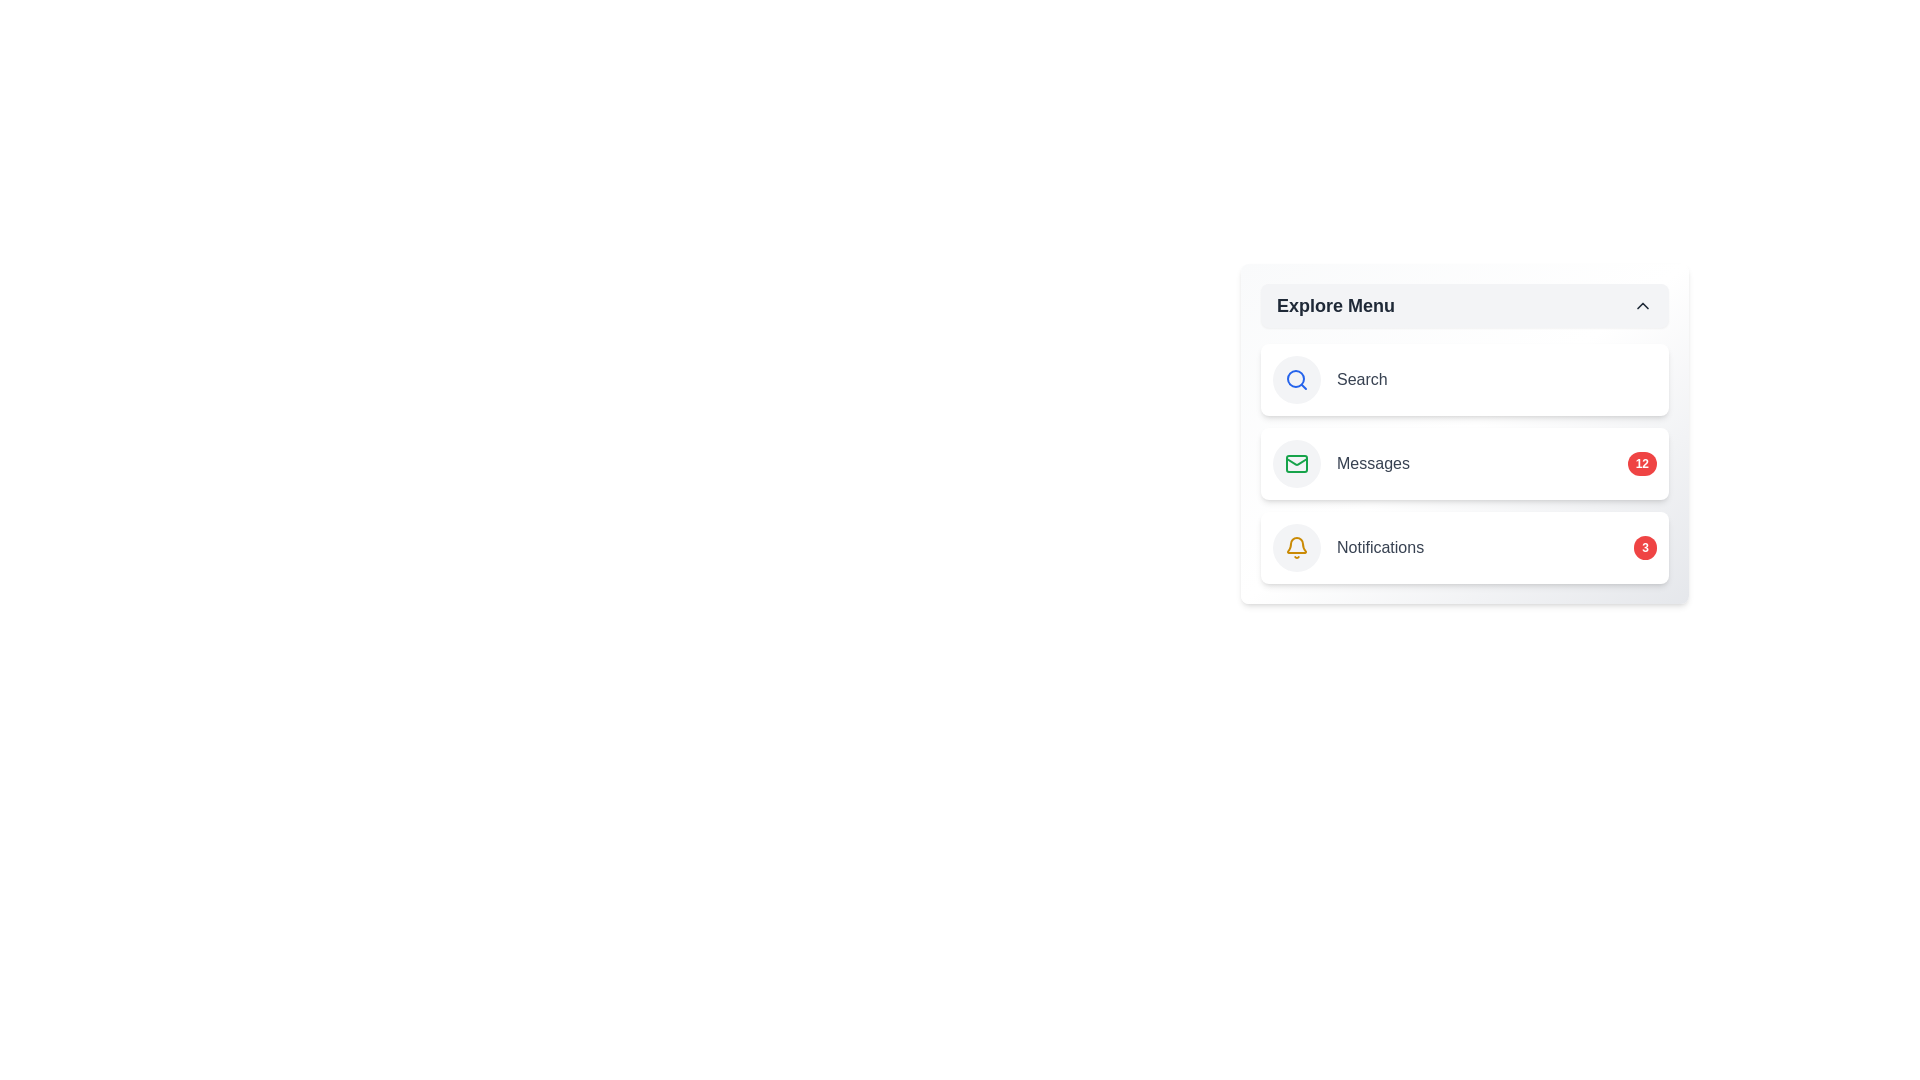  What do you see at coordinates (1464, 547) in the screenshot?
I see `the 'Notifications' menu item` at bounding box center [1464, 547].